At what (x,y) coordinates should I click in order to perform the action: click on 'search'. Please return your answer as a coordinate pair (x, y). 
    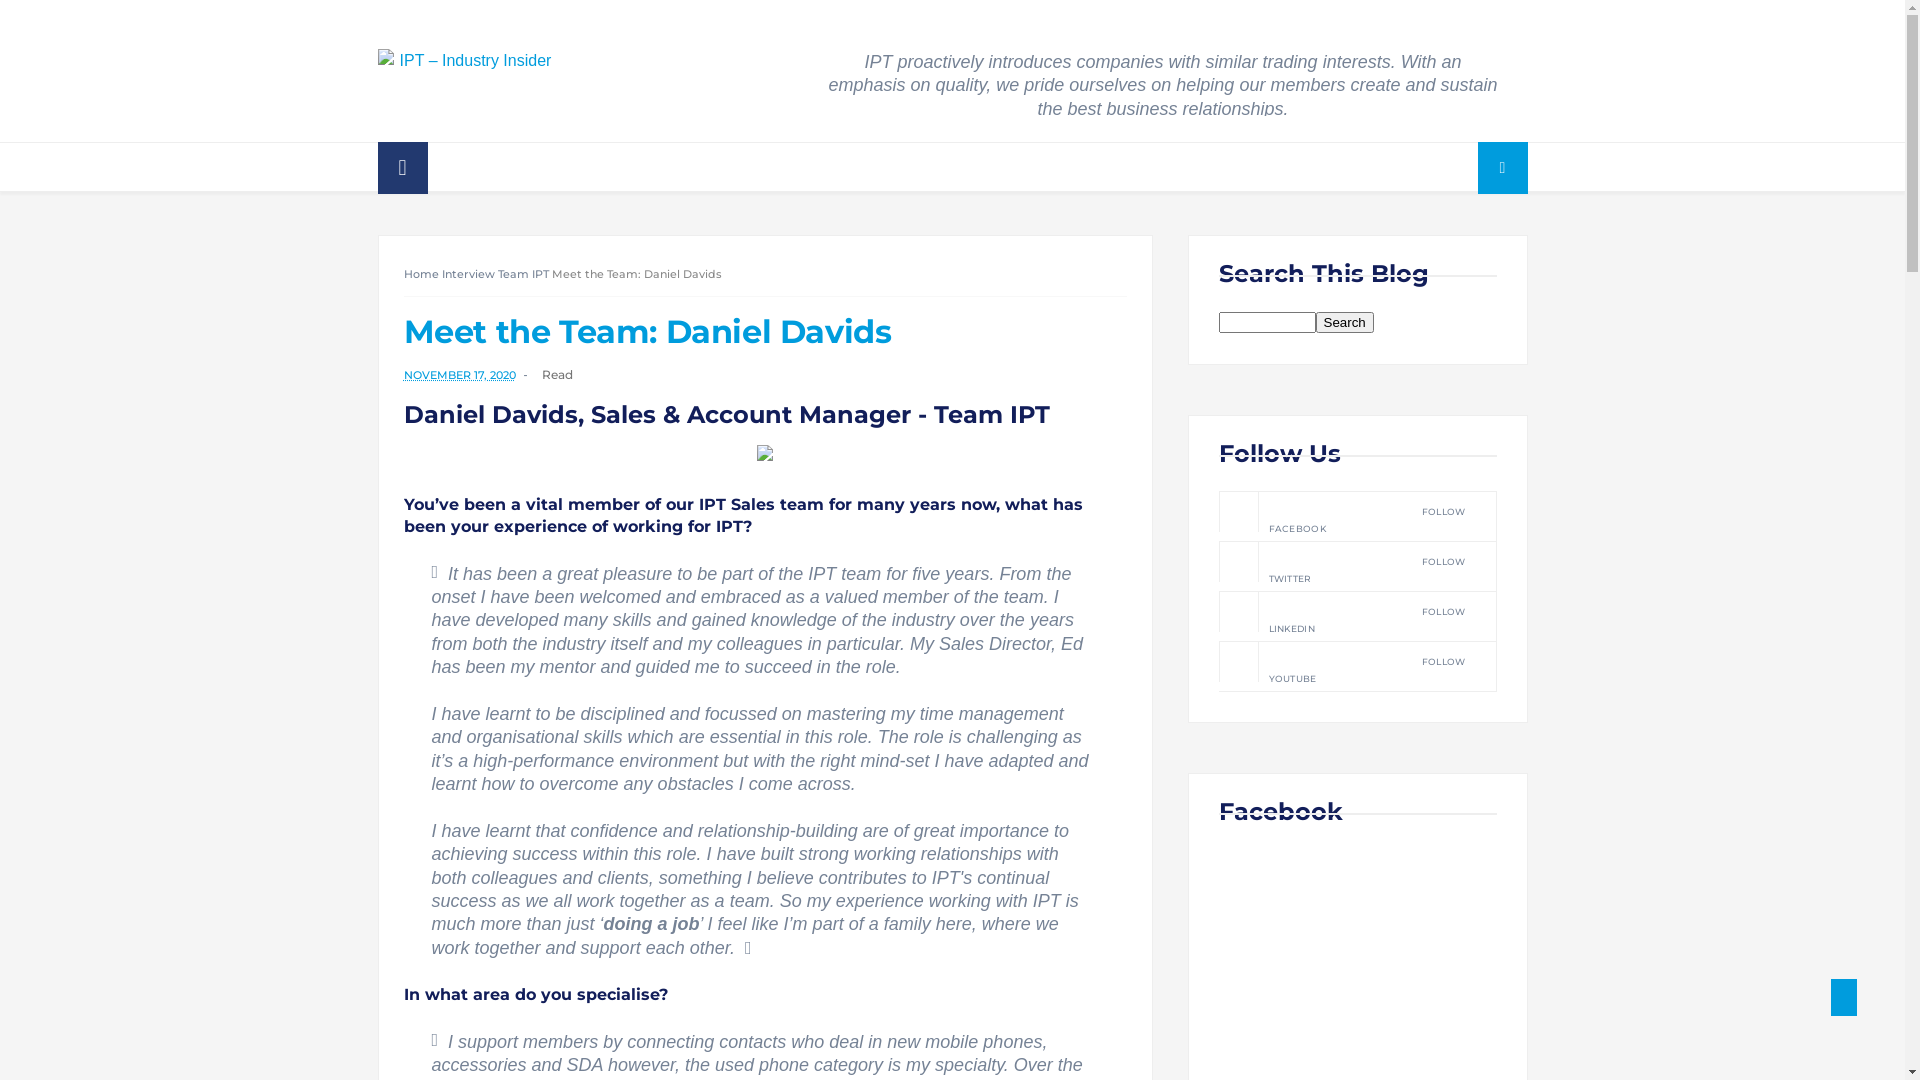
    Looking at the image, I should click on (1265, 321).